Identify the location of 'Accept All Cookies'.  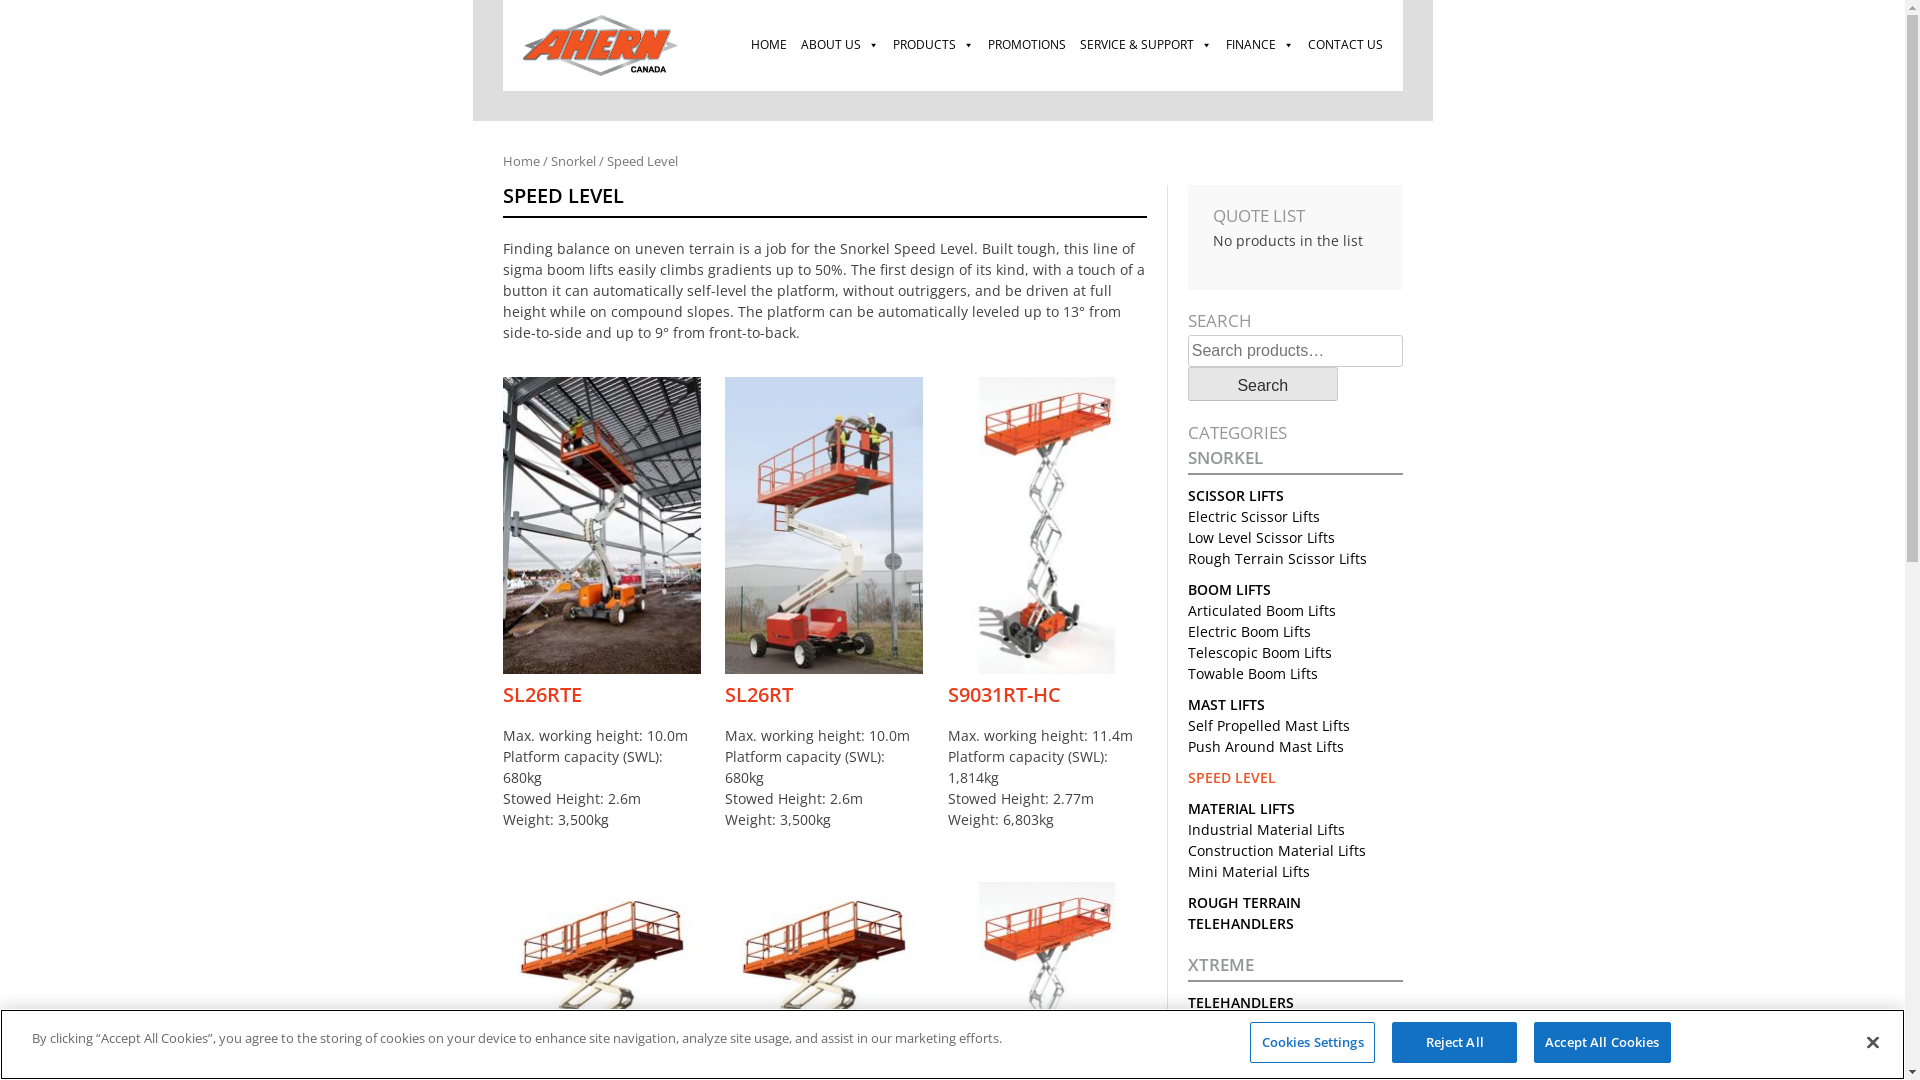
(1602, 1041).